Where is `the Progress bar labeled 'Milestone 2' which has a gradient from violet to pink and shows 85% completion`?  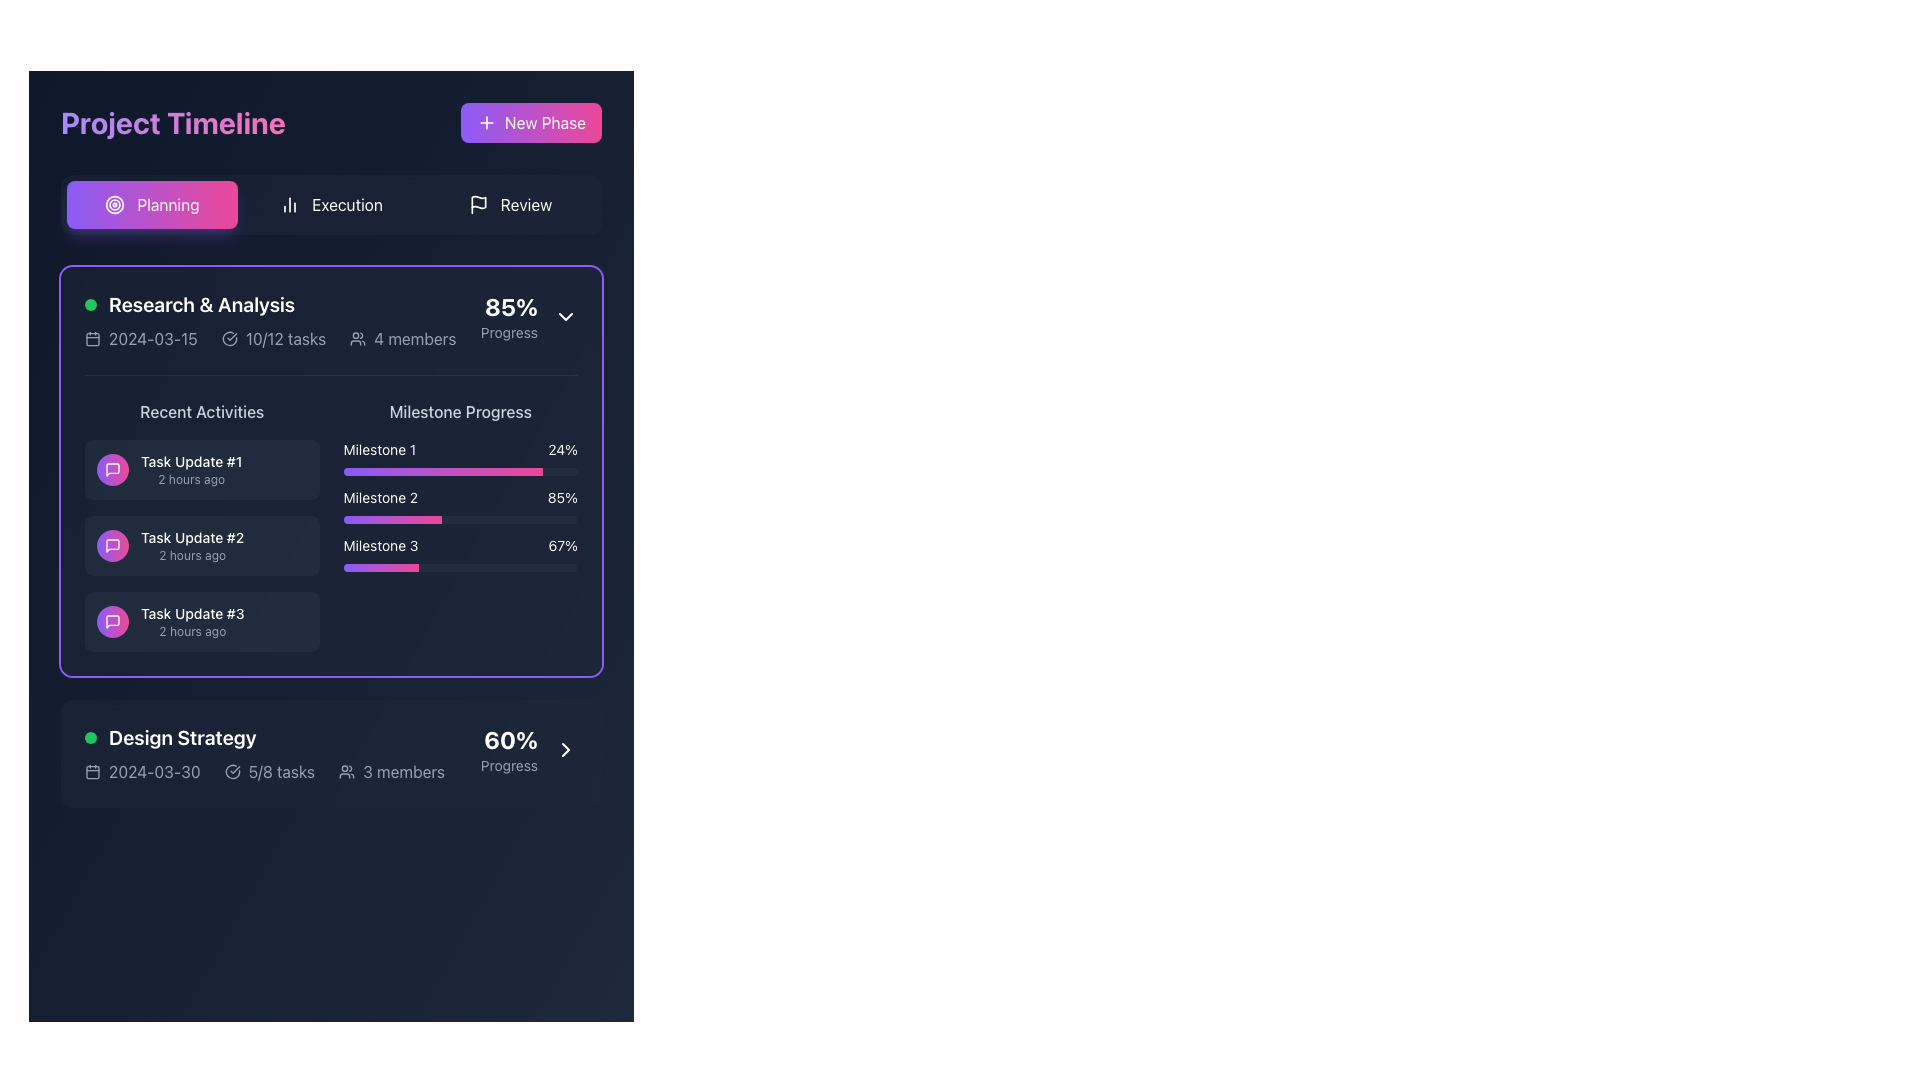
the Progress bar labeled 'Milestone 2' which has a gradient from violet to pink and shows 85% completion is located at coordinates (459, 504).